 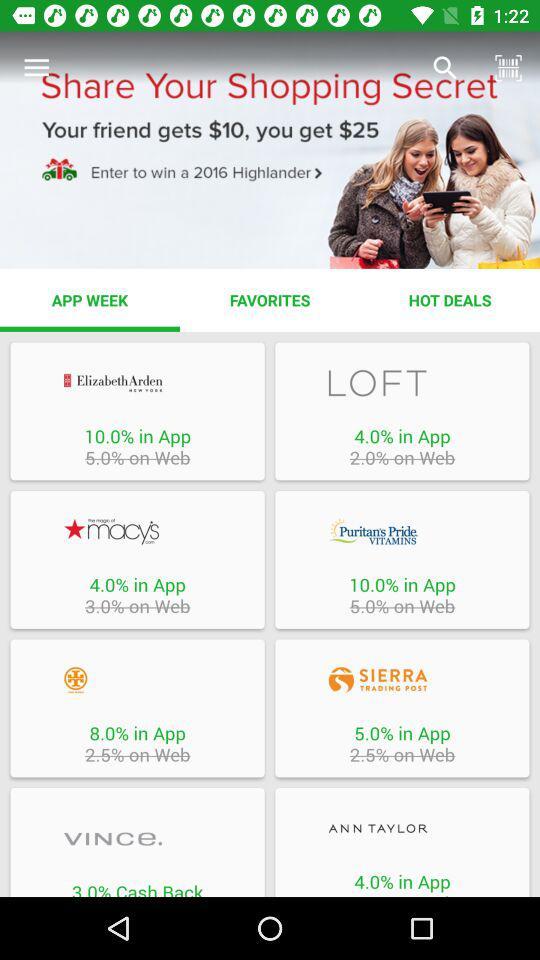 I want to click on open the specific promotion, so click(x=402, y=680).